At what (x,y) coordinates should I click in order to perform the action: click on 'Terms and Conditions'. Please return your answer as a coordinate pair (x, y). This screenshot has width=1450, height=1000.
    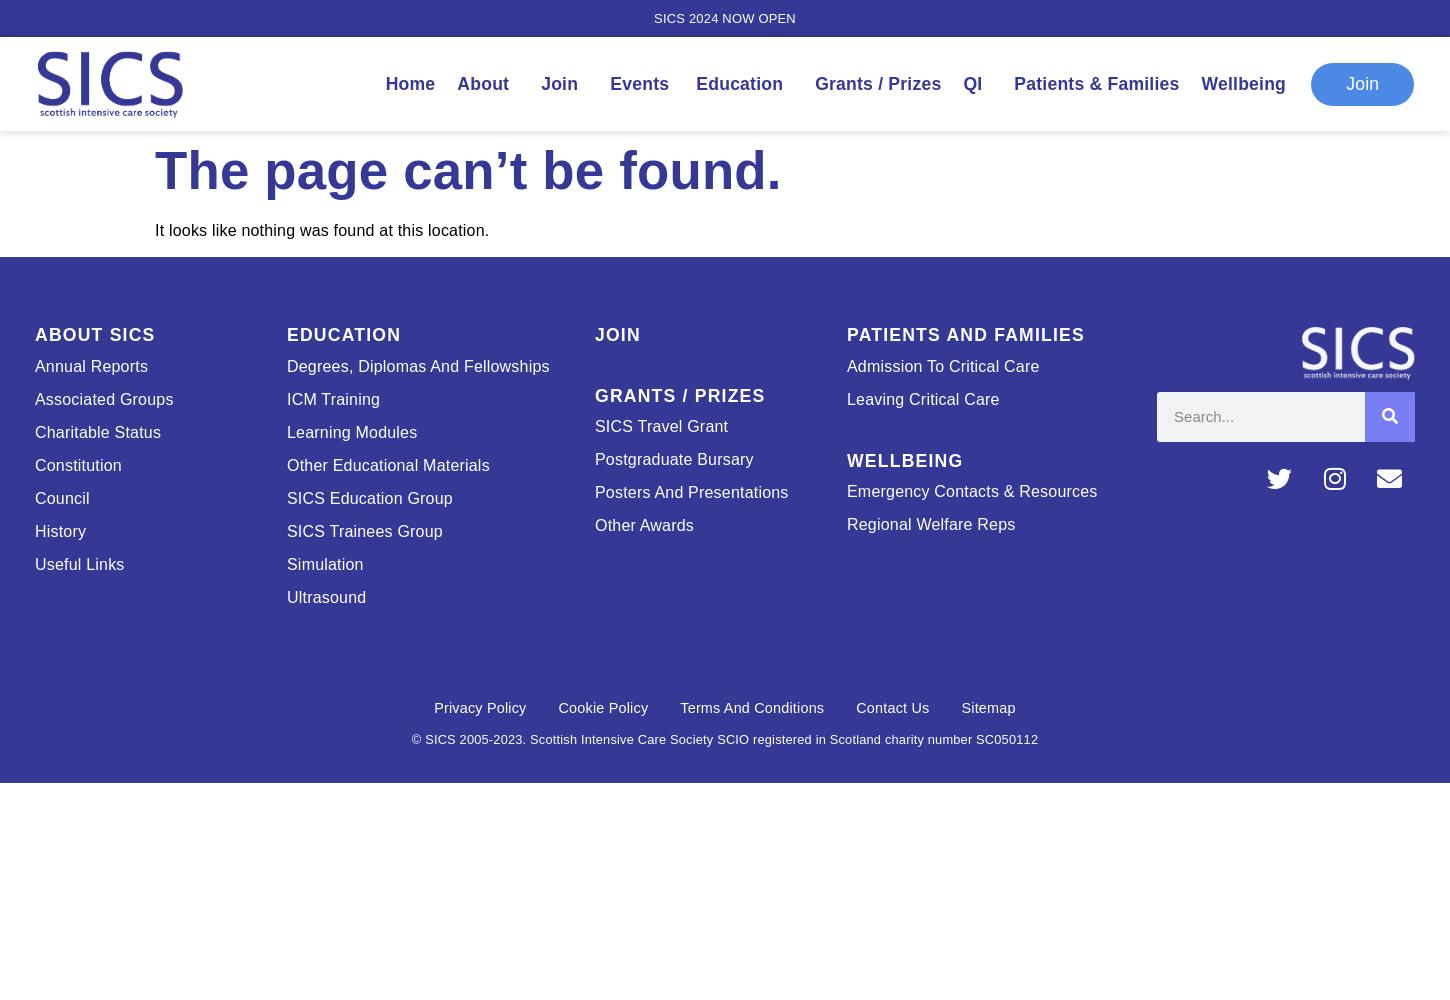
    Looking at the image, I should click on (679, 706).